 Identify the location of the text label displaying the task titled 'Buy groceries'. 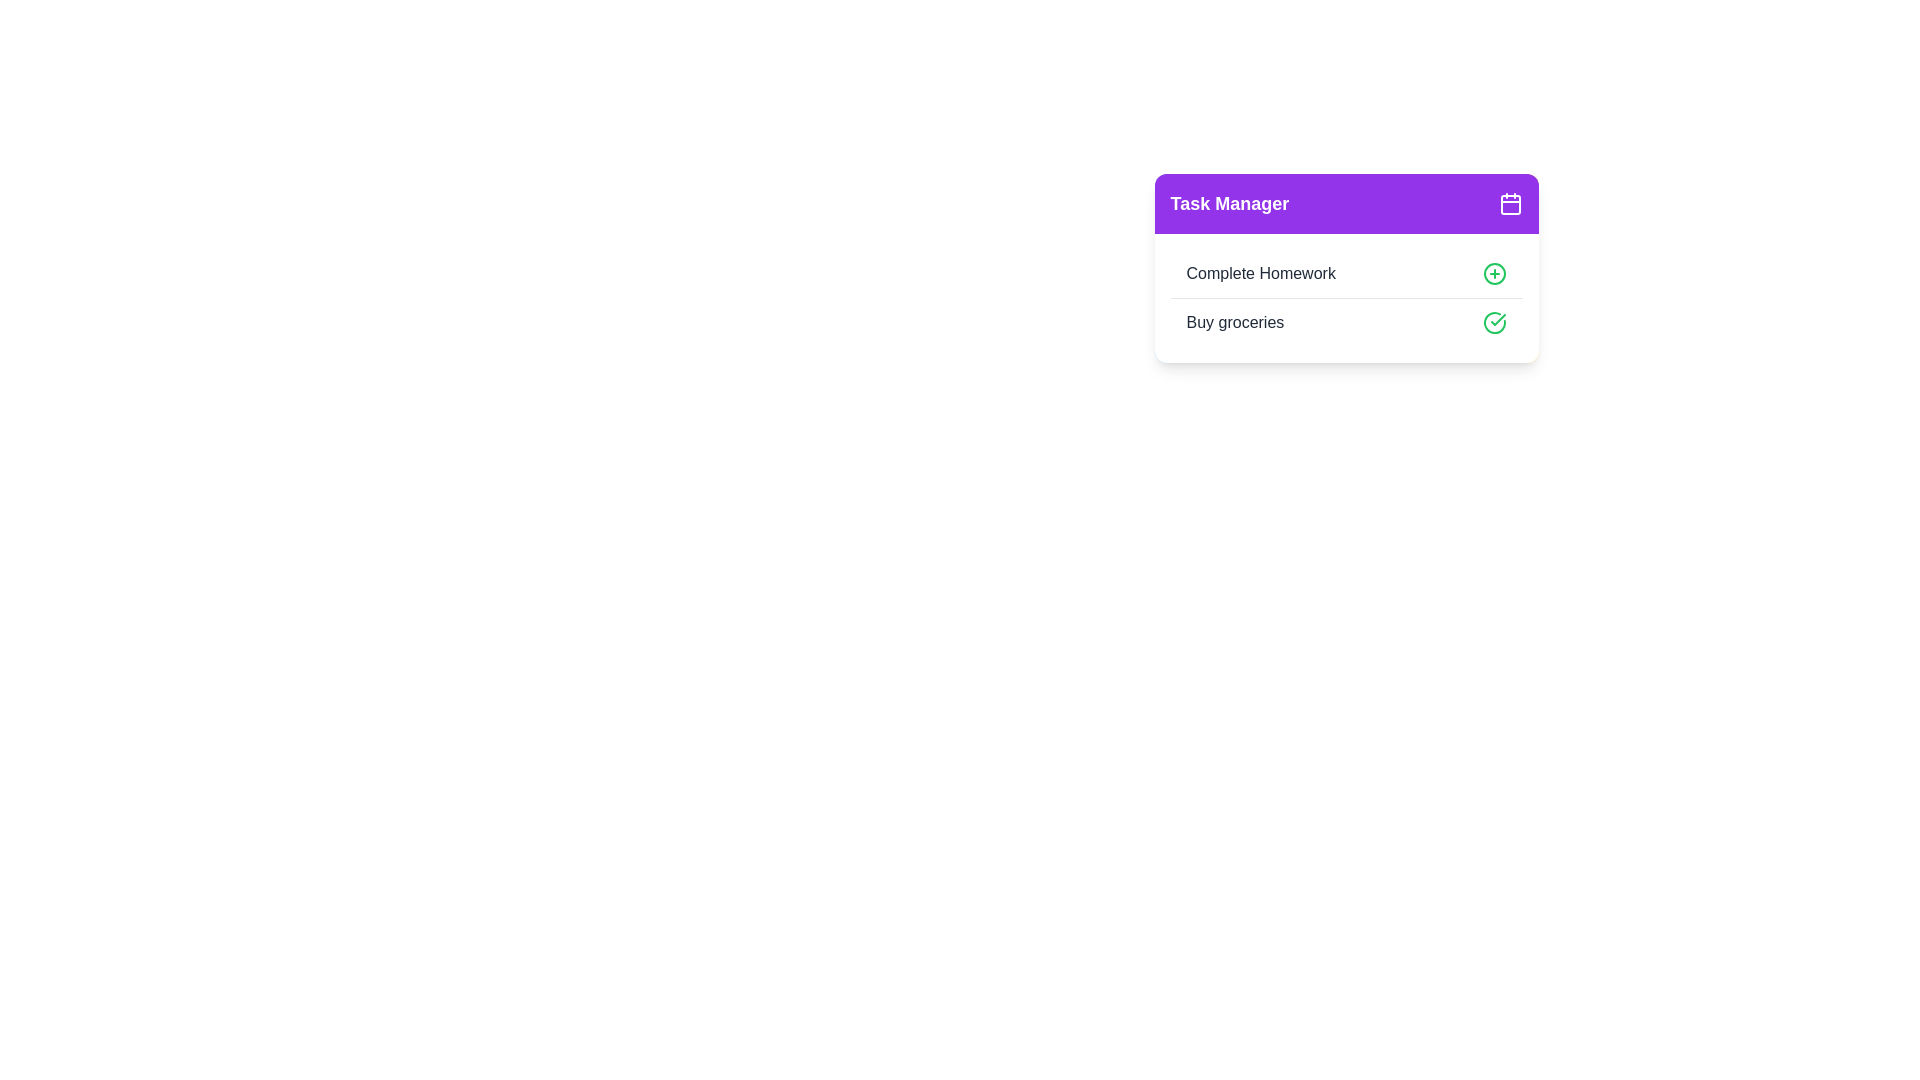
(1233, 322).